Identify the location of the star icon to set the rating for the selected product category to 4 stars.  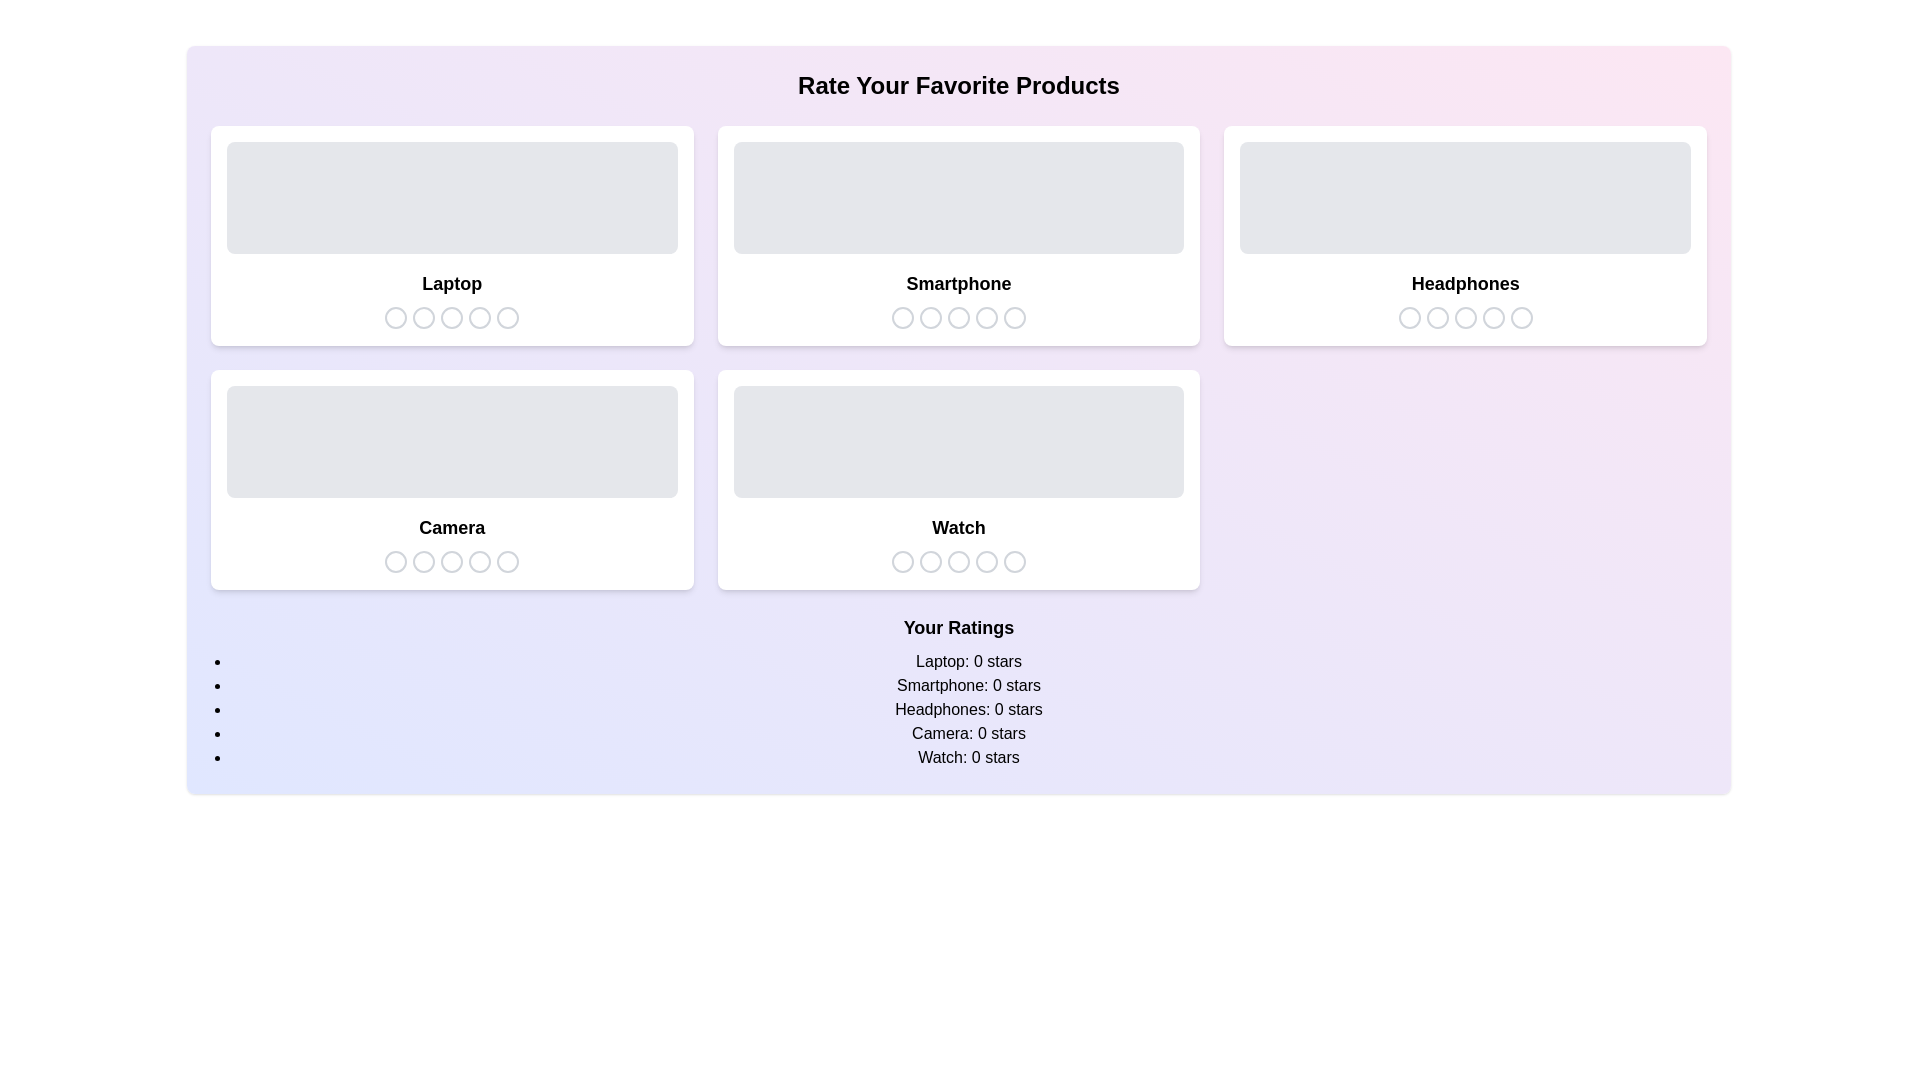
(480, 316).